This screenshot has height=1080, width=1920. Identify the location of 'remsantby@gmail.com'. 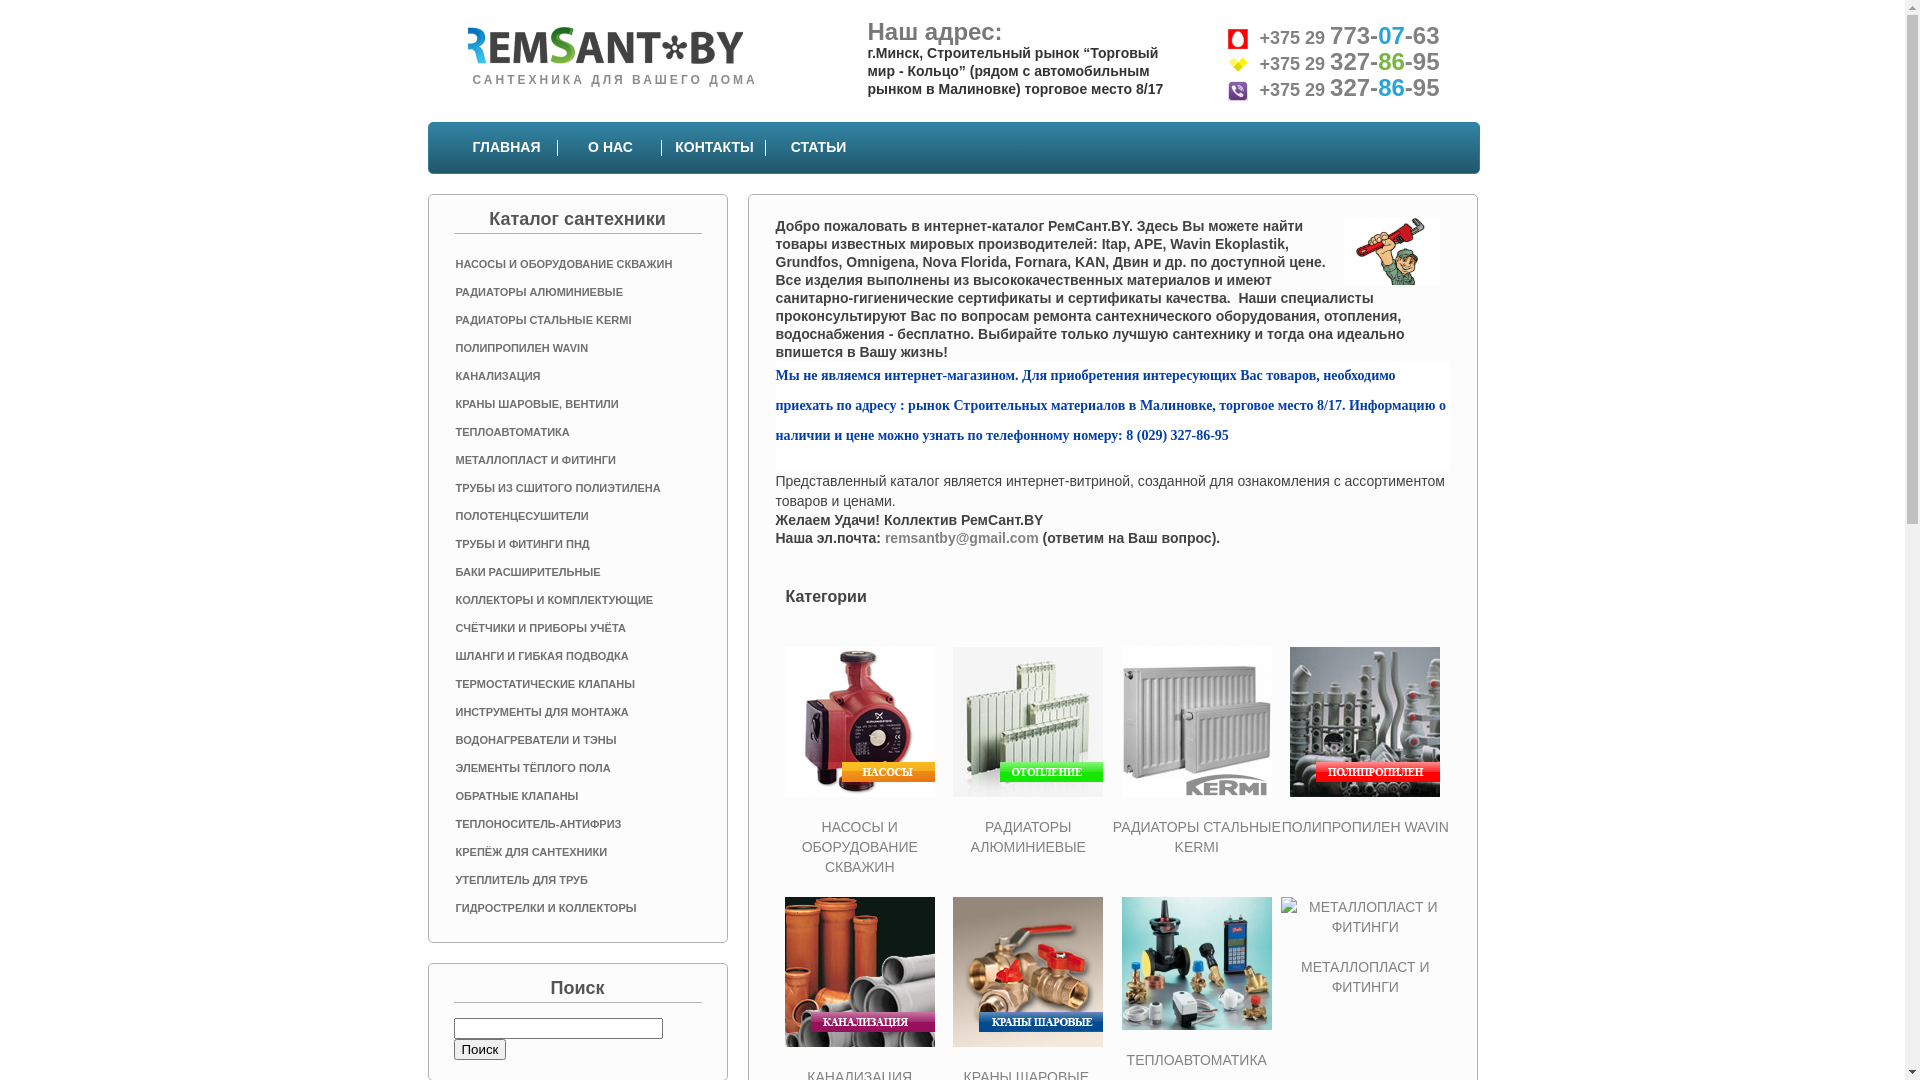
(961, 536).